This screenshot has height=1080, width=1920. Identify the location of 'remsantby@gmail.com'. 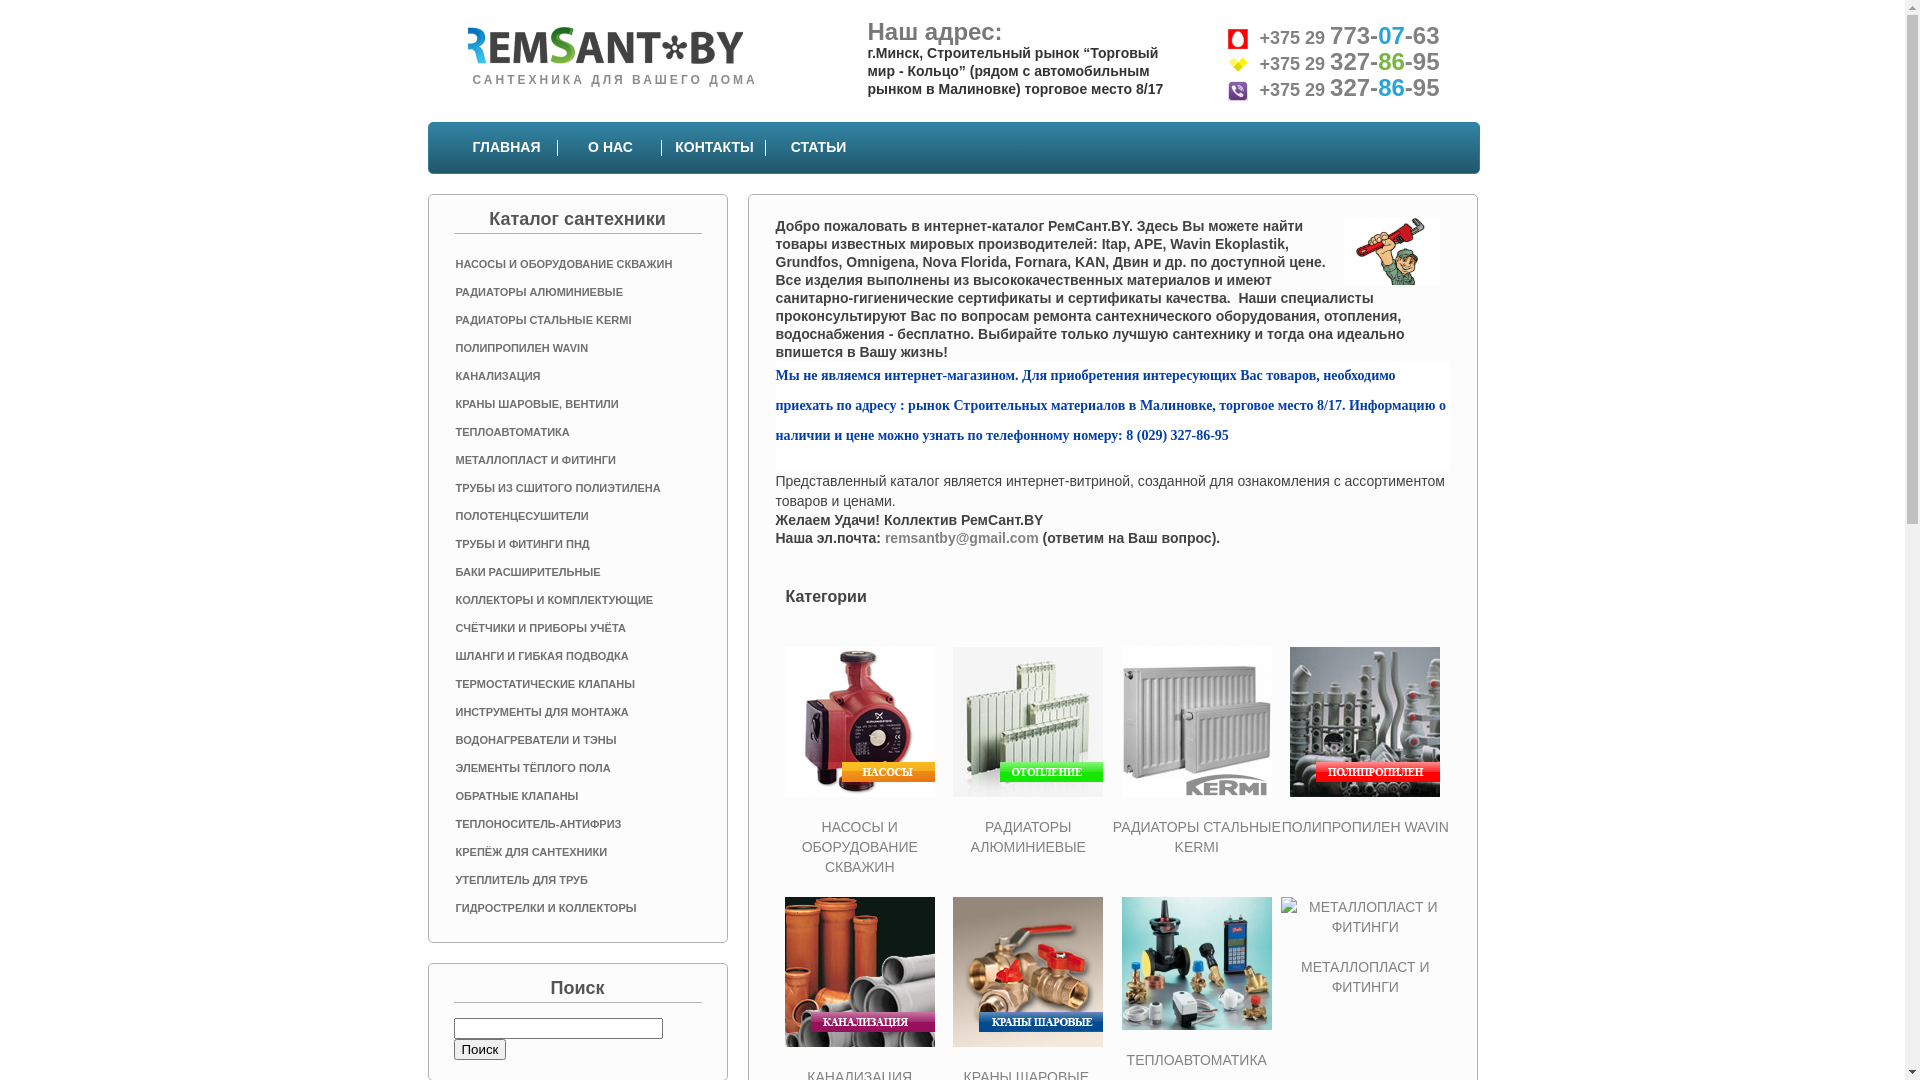
(961, 536).